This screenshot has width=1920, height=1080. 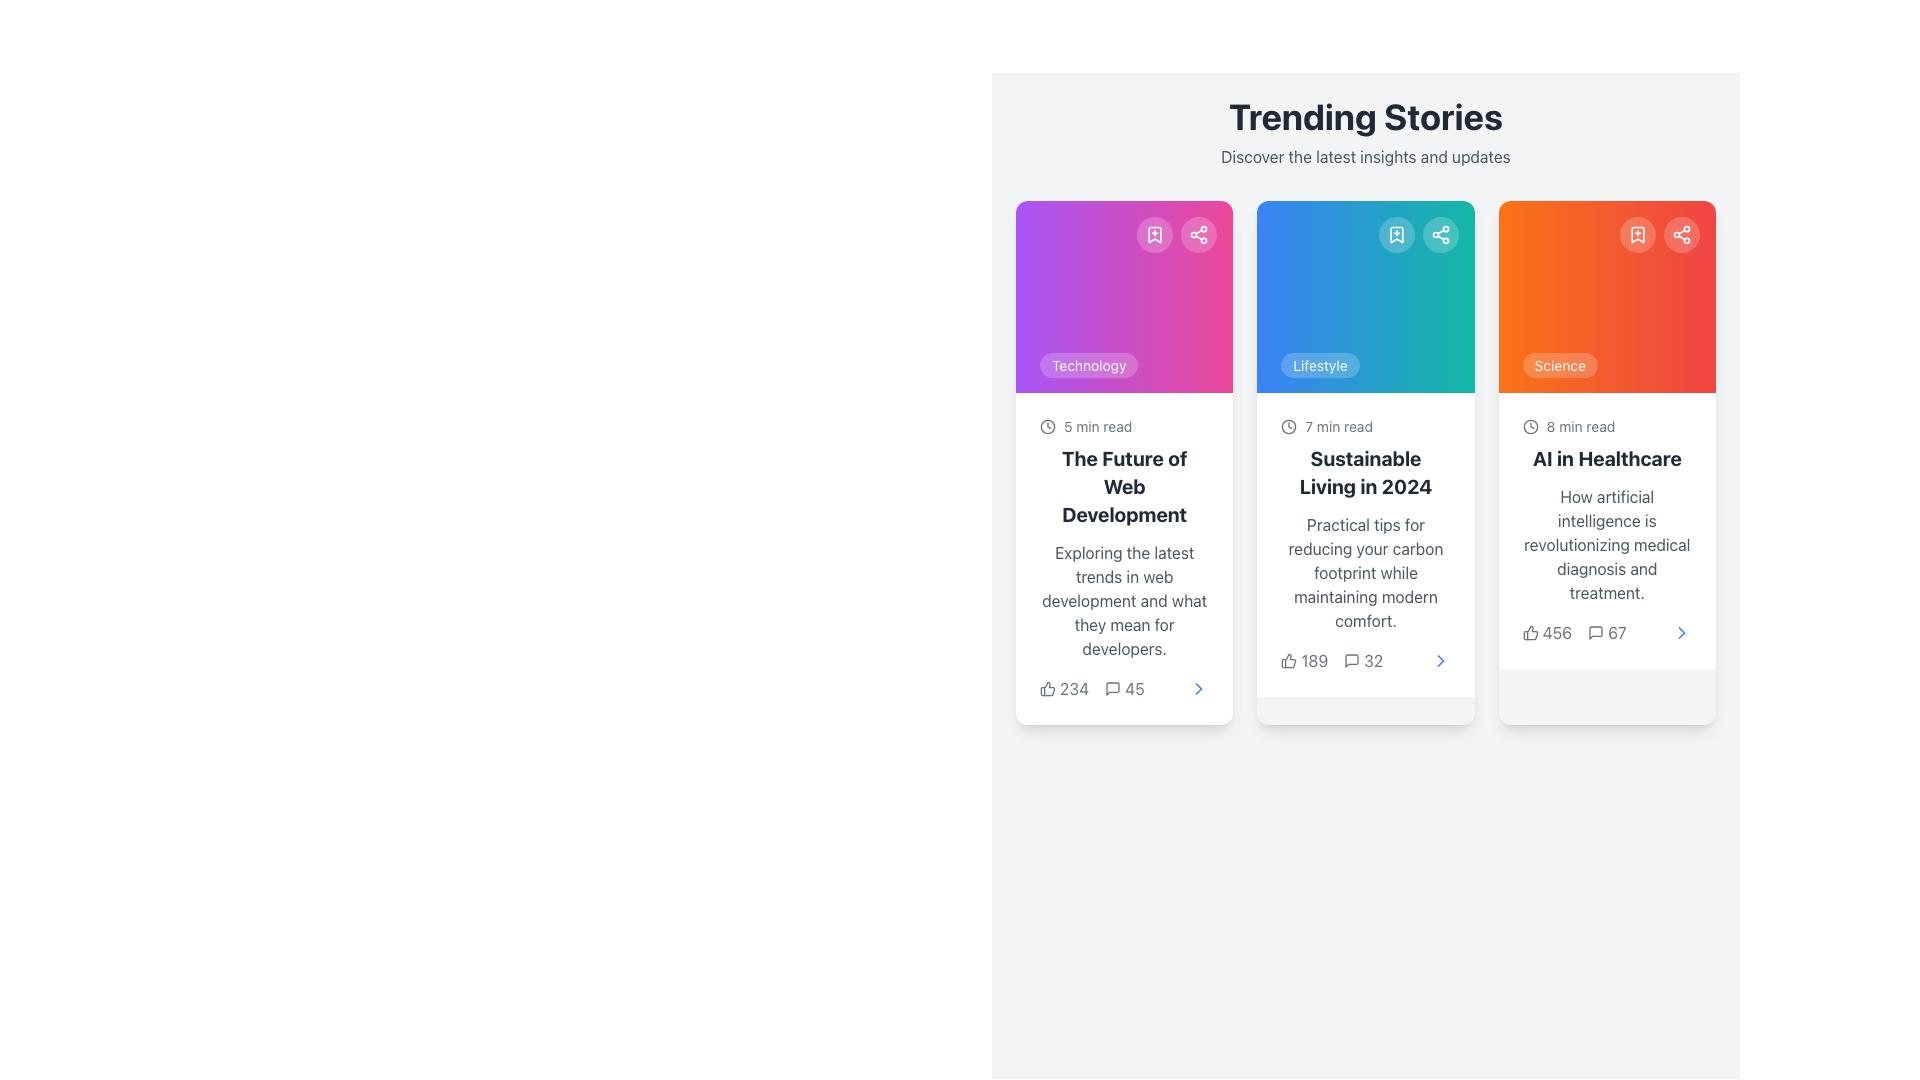 What do you see at coordinates (1091, 688) in the screenshot?
I see `the user engagement metrics display located at the bottom of the first card labeled 'The Future of Web Development', which is positioned between the like counter and the comment counter` at bounding box center [1091, 688].